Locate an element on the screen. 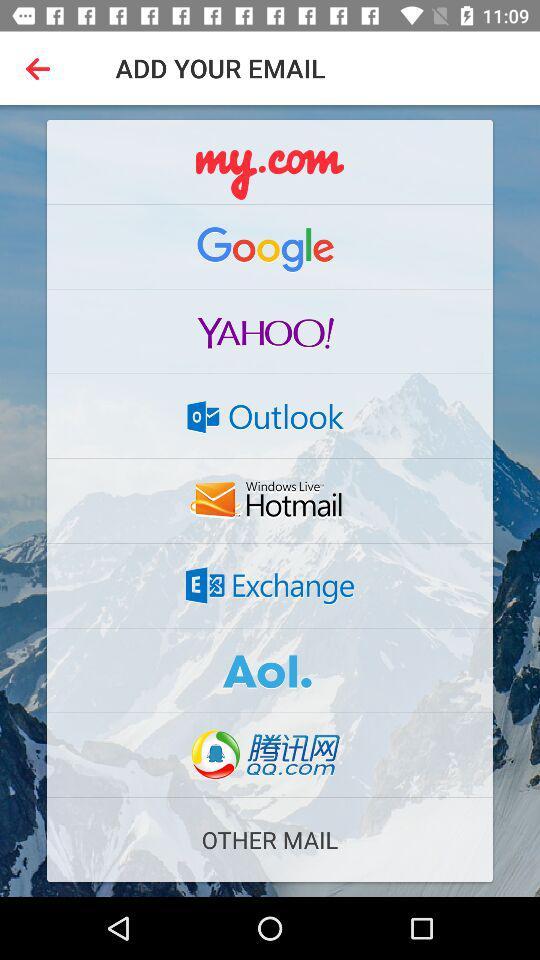 The image size is (540, 960). the second icon is located at coordinates (270, 246).